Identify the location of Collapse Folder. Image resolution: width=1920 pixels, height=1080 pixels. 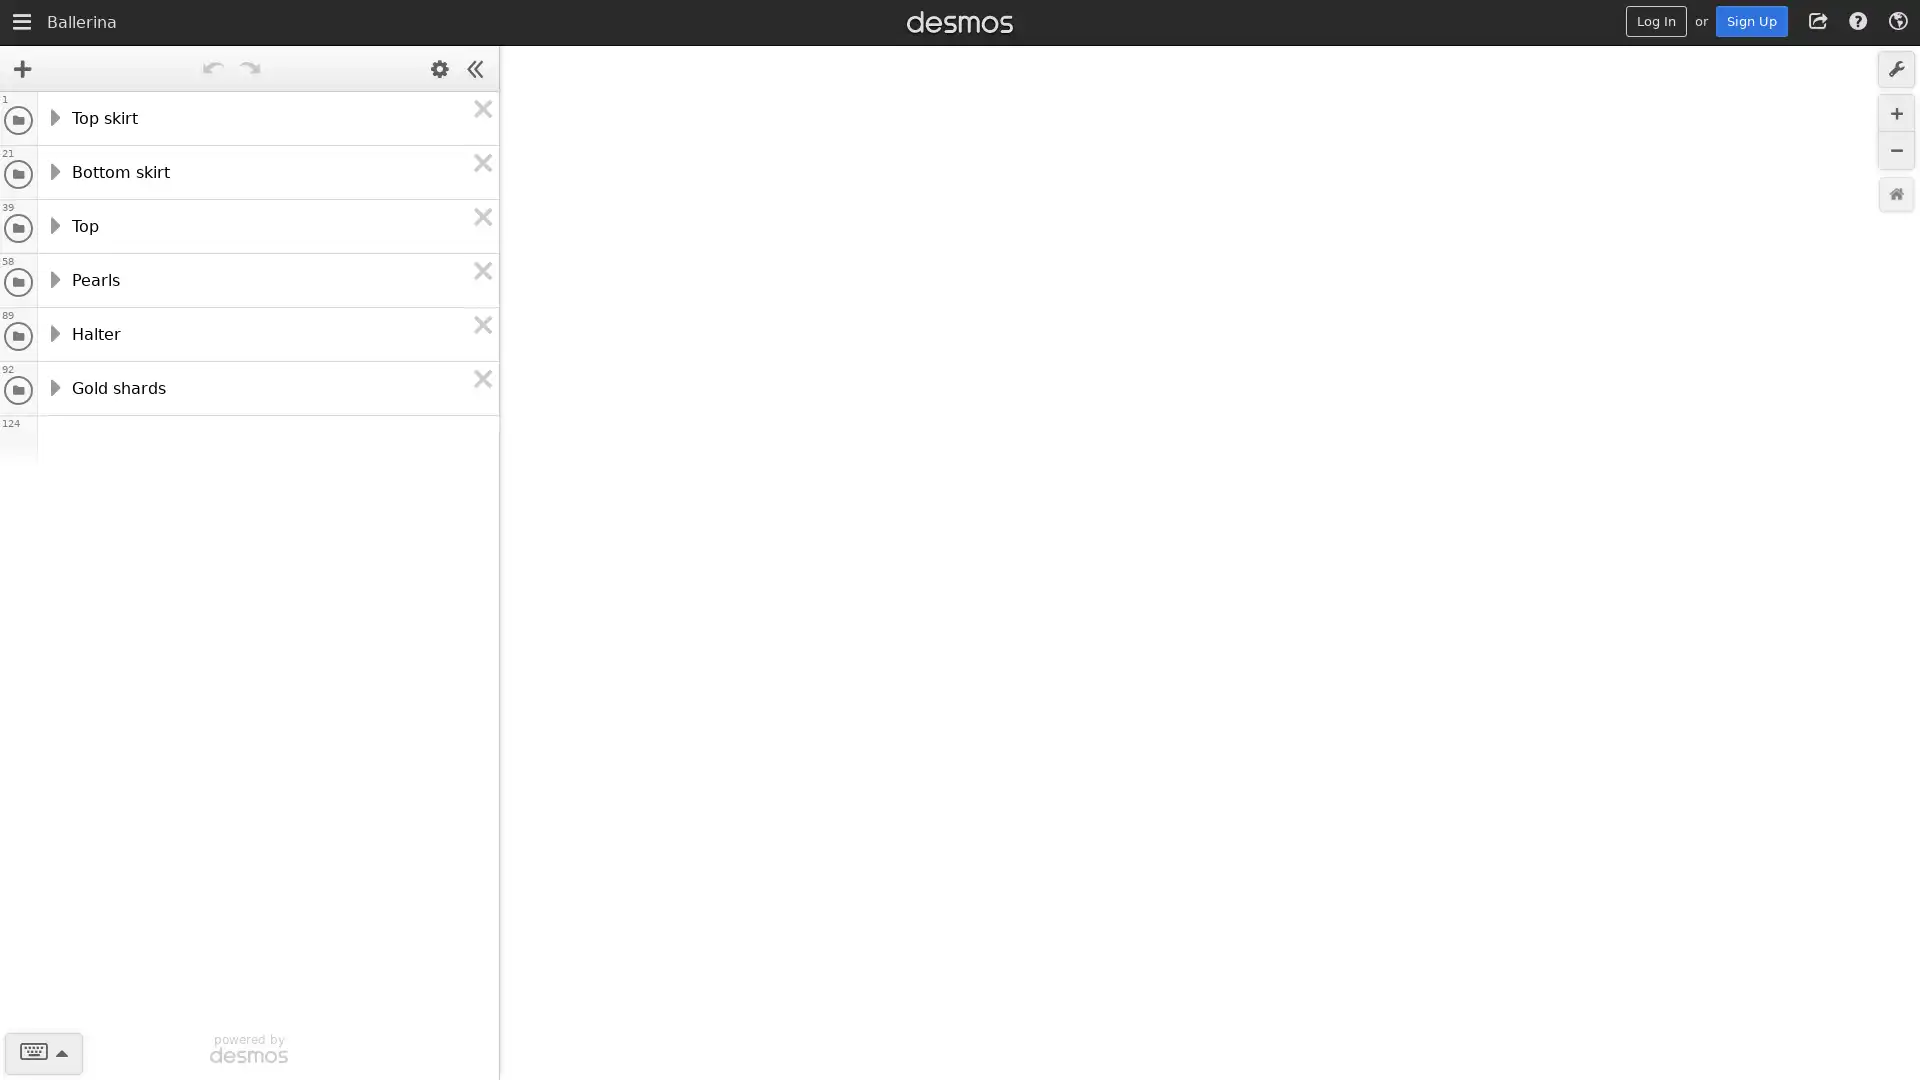
(53, 115).